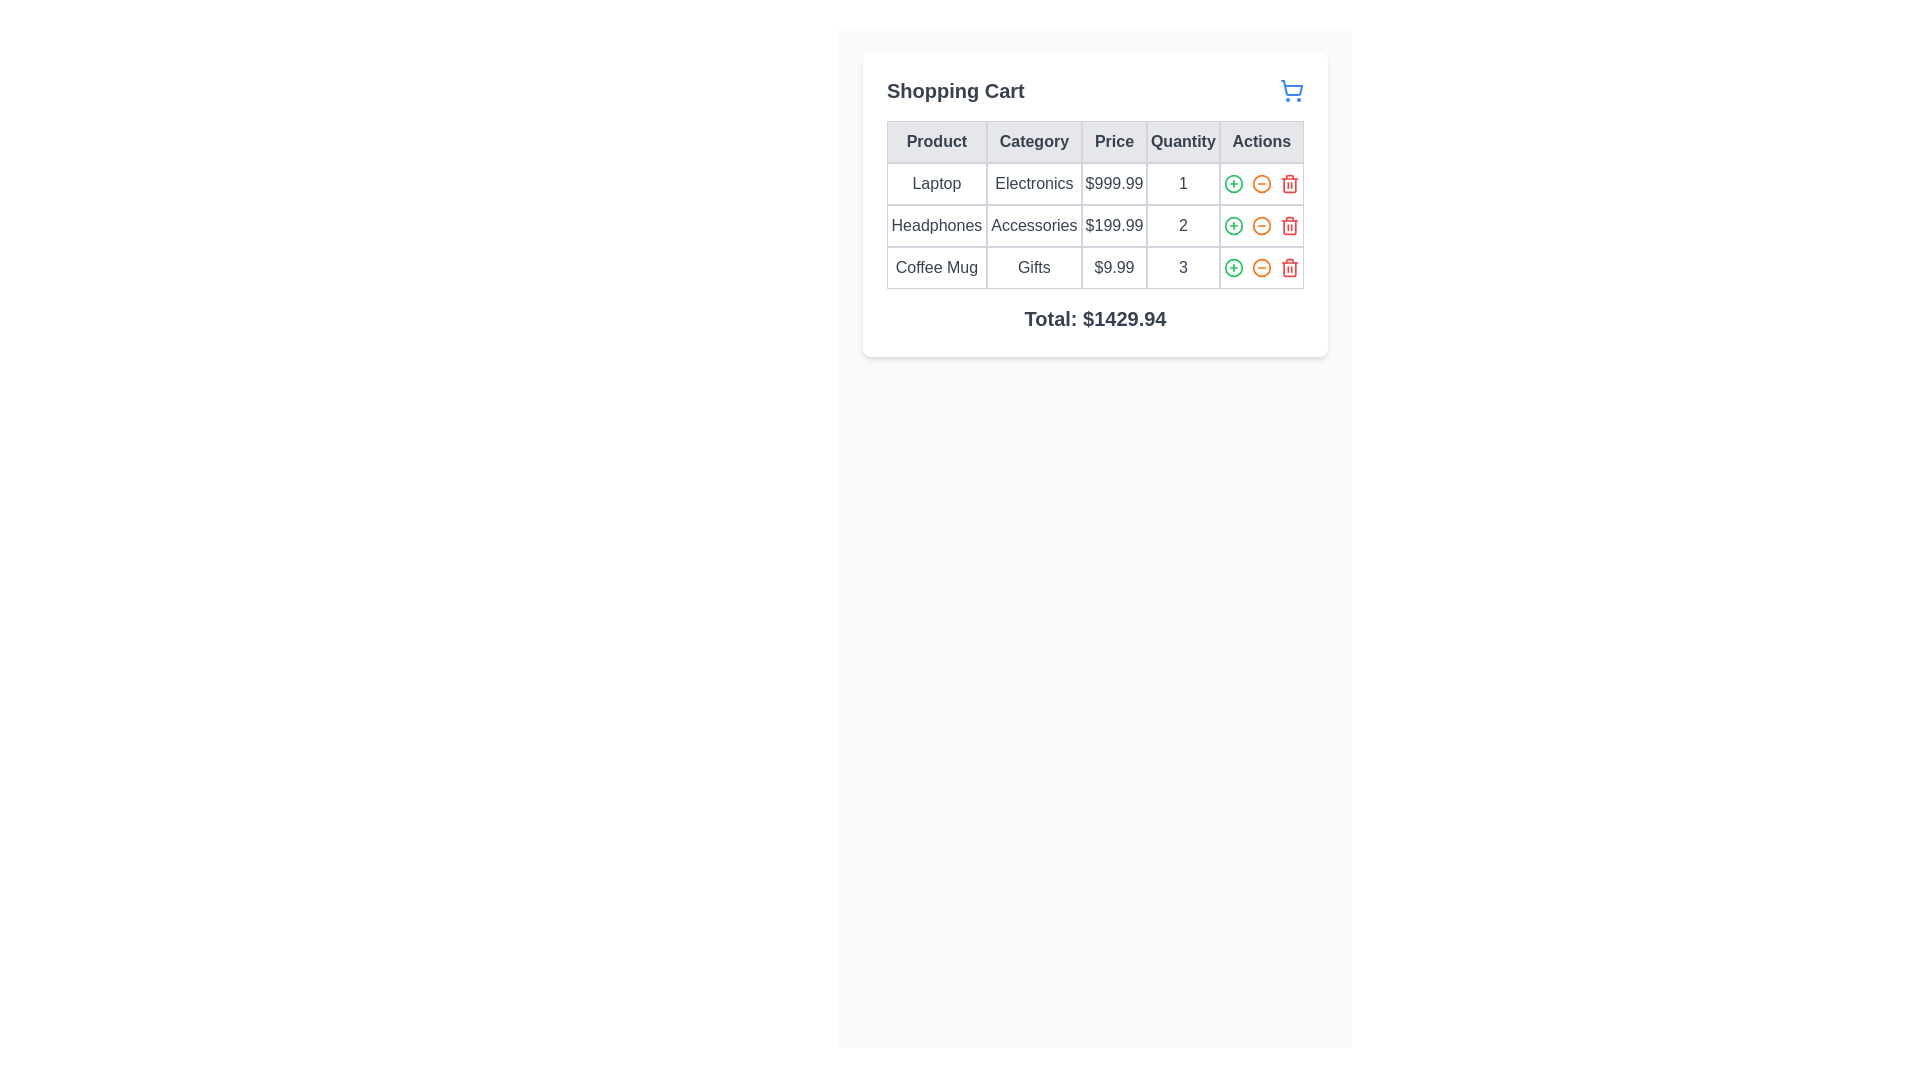 This screenshot has height=1080, width=1920. I want to click on the 'Shopping Cart' text label, which is styled in bold and located in the upper left corner of the shopping cart section, so click(954, 91).